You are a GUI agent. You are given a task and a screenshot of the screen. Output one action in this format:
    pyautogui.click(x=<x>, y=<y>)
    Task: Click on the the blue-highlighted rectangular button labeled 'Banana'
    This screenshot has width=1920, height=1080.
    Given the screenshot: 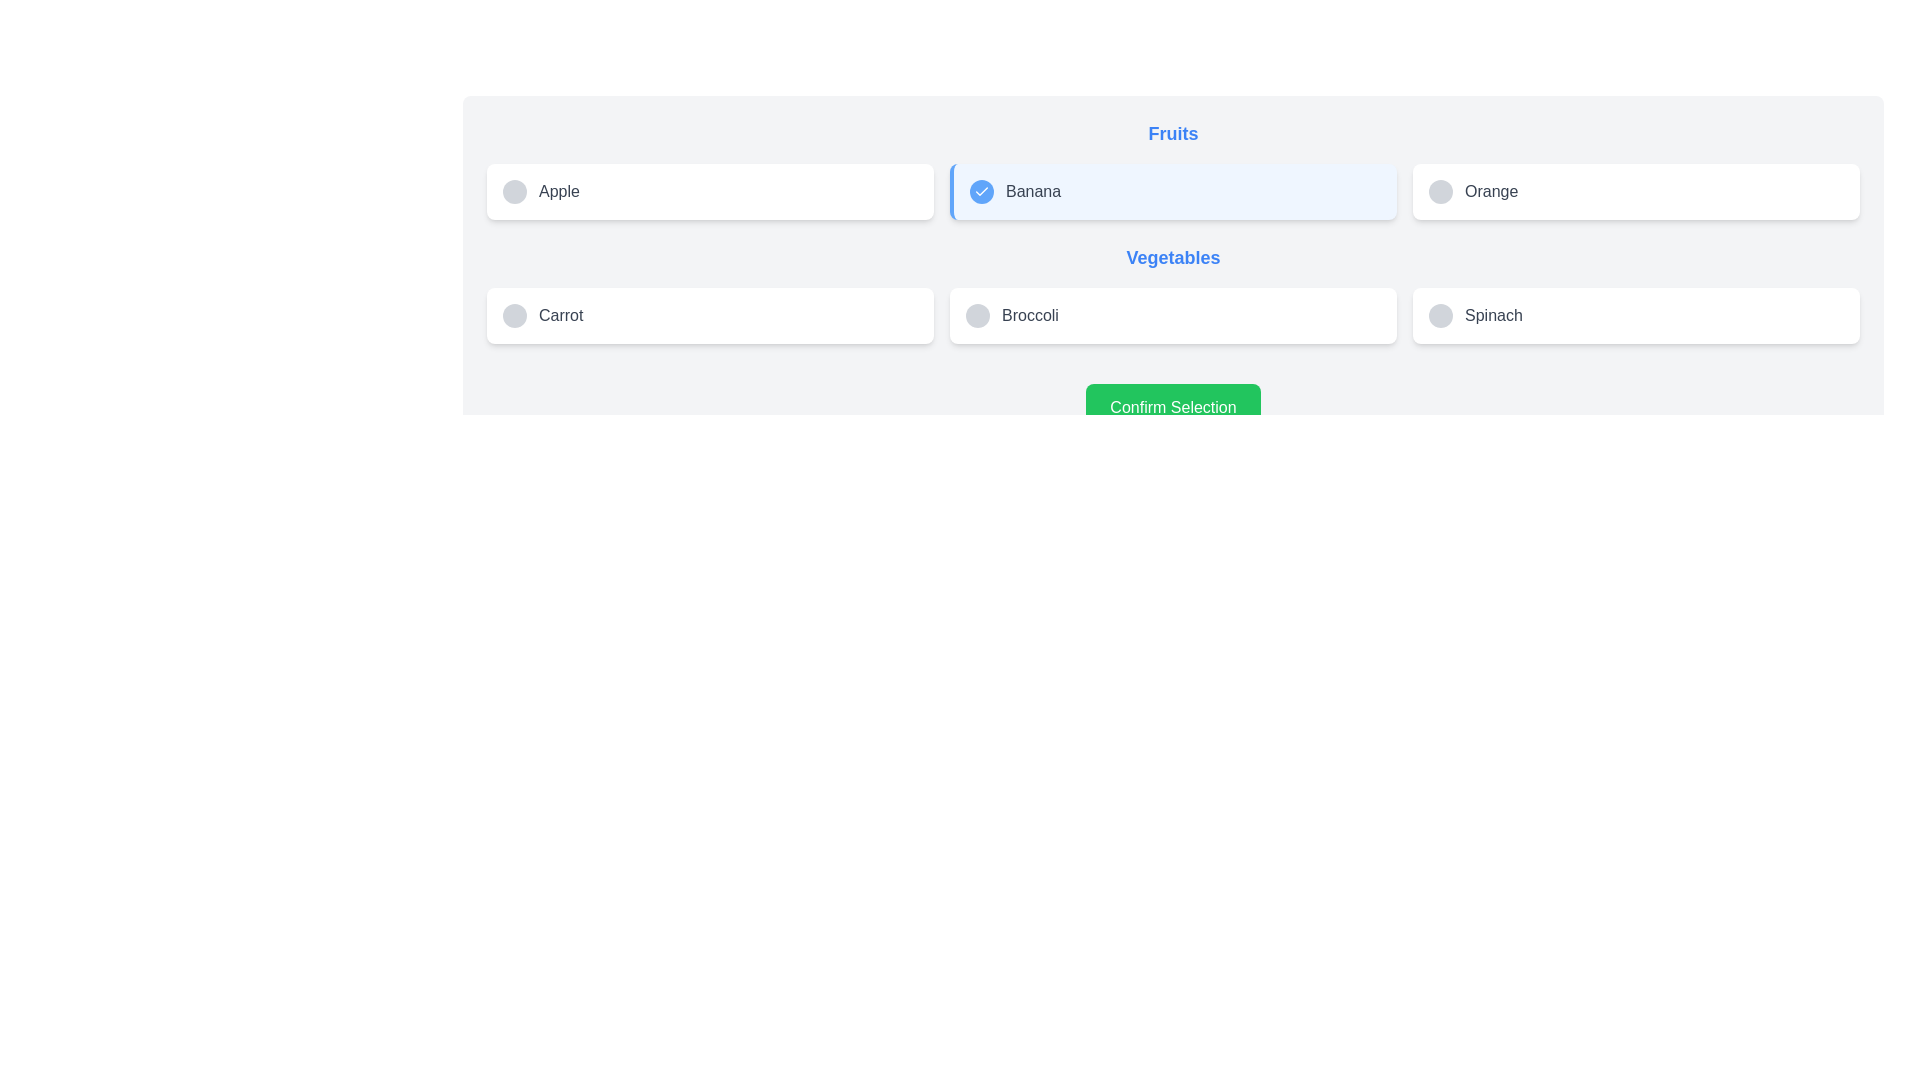 What is the action you would take?
    pyautogui.click(x=1173, y=192)
    